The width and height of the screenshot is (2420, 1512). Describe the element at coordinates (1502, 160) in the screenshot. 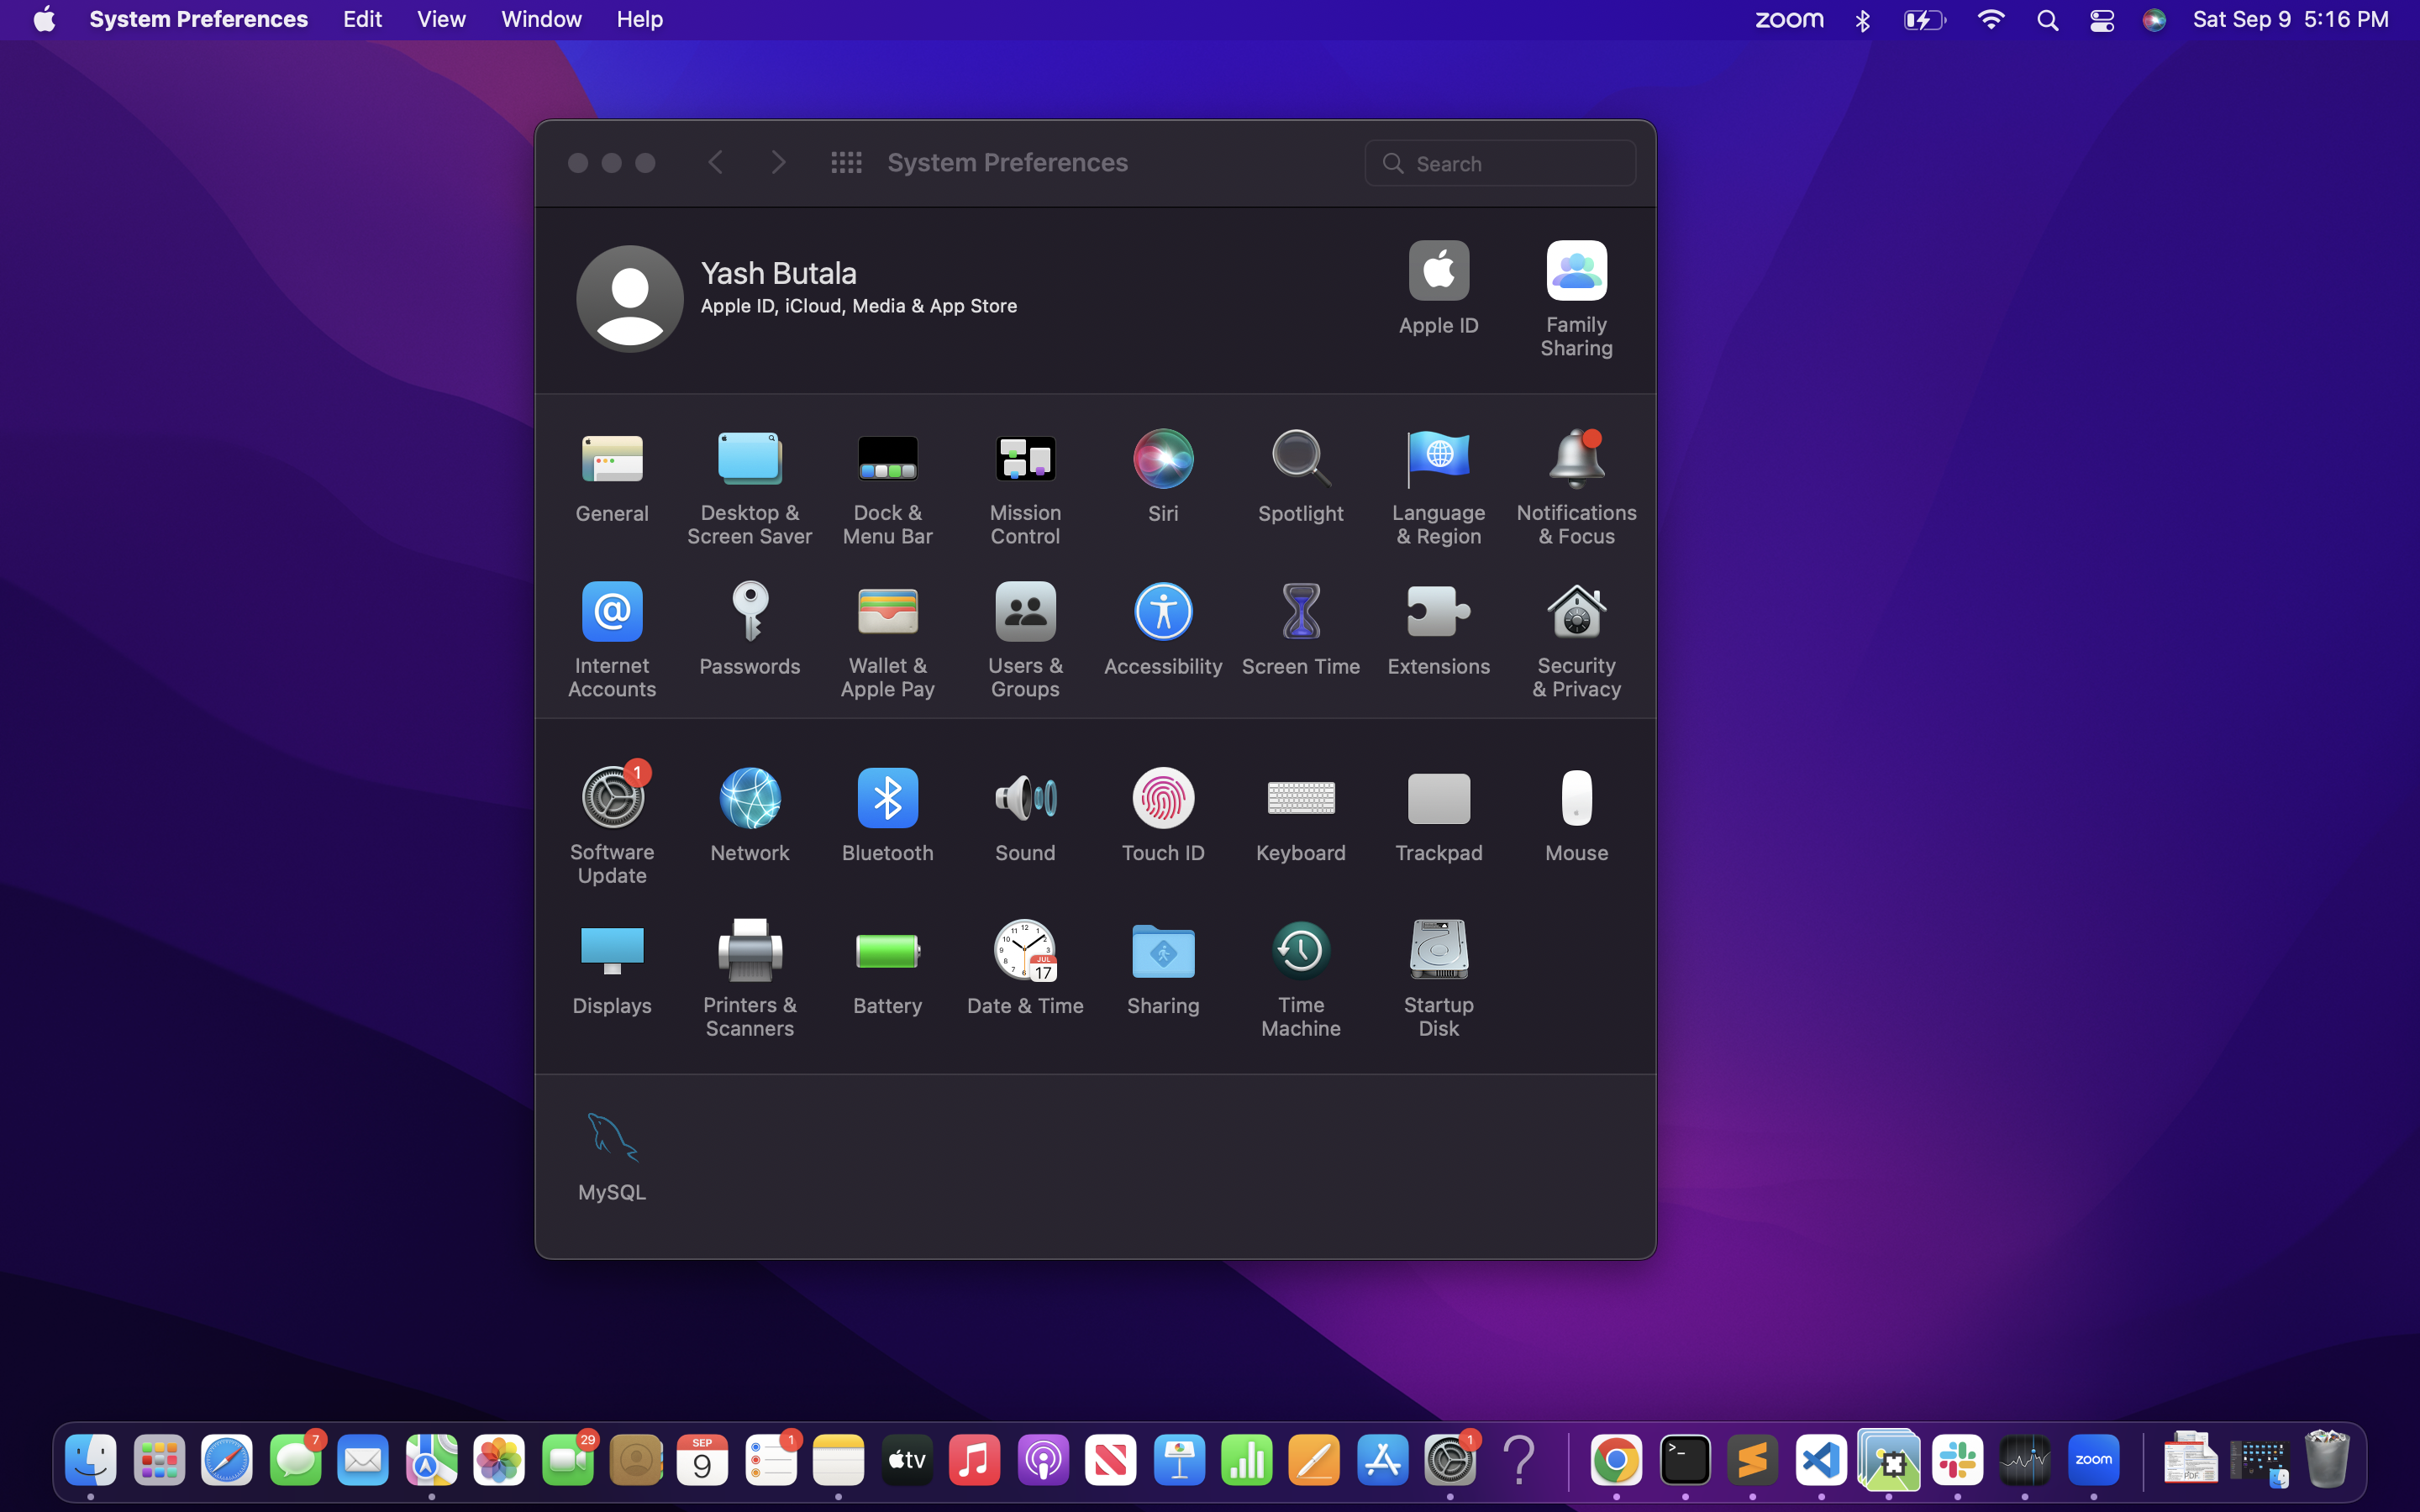

I see `the hardware settings using the search function` at that location.